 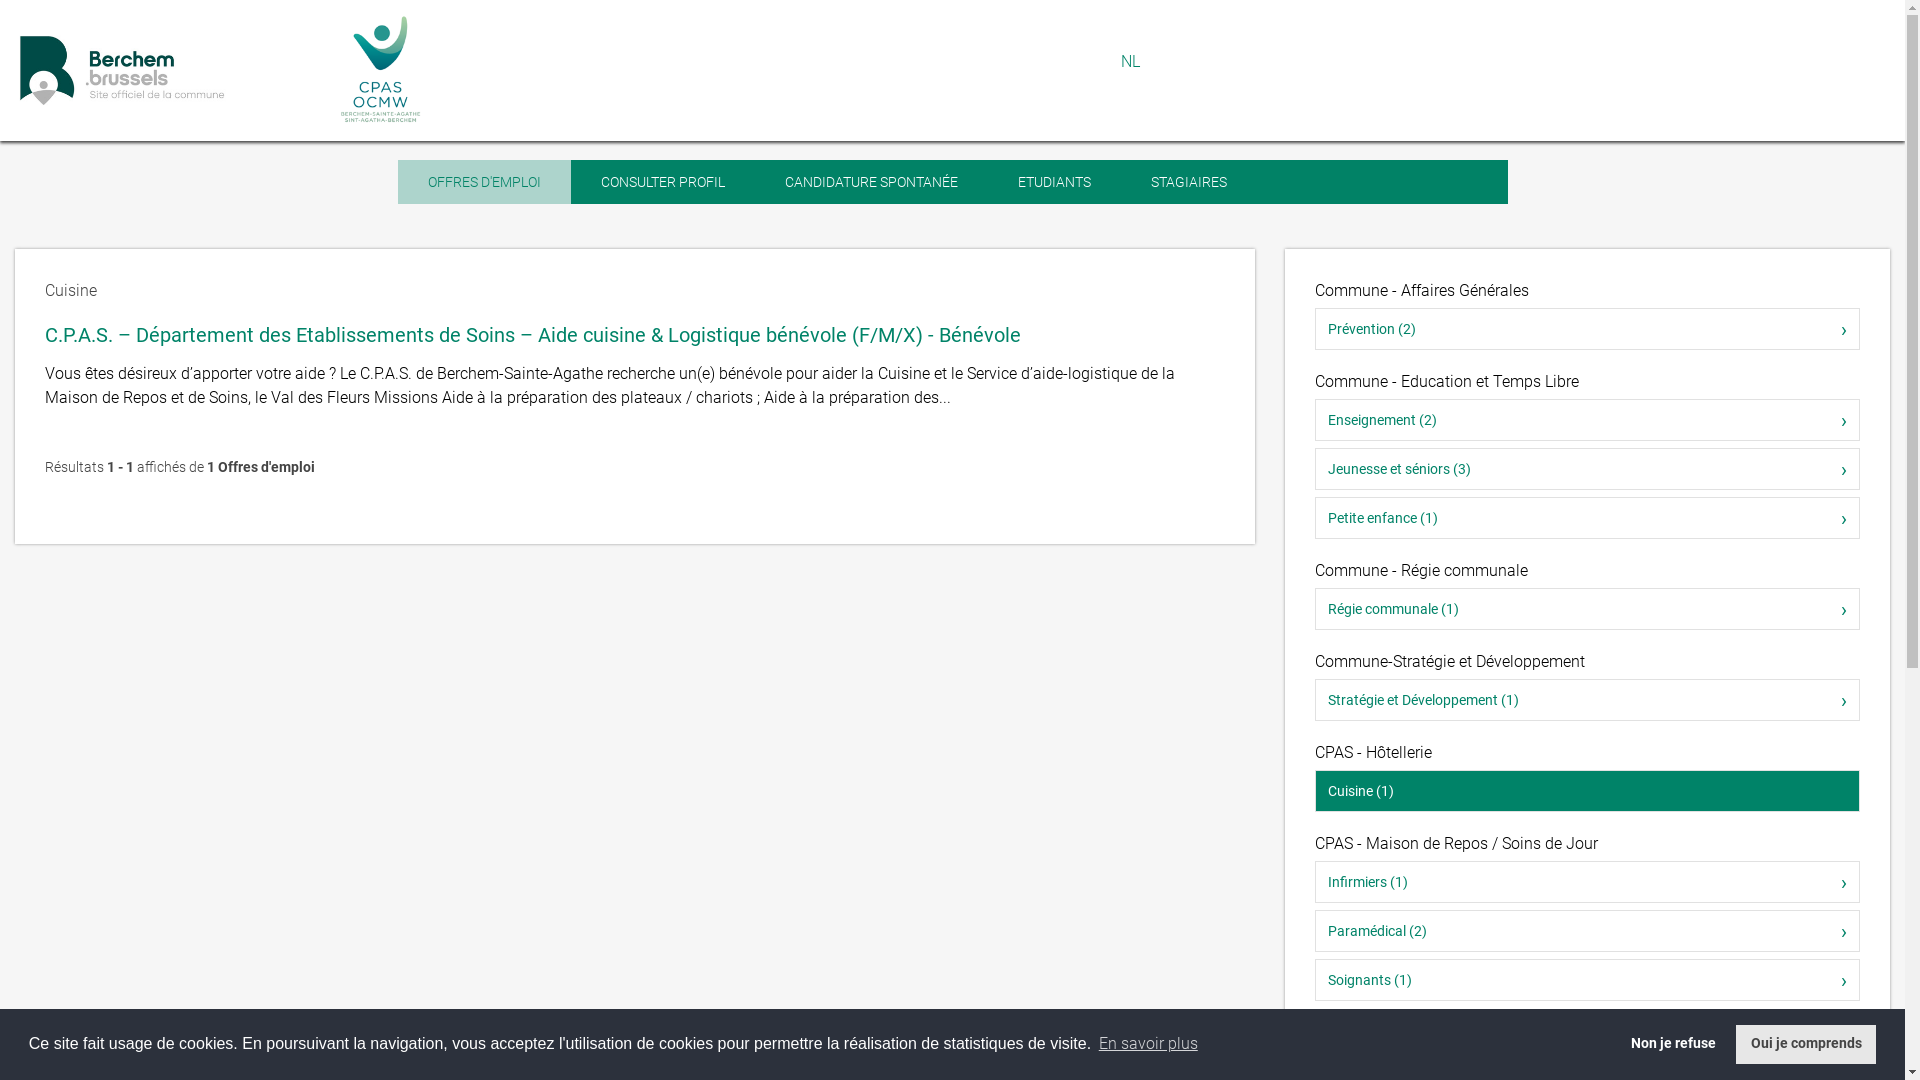 I want to click on 'Retour vers le site du CPAS de Berchem-Sainte-Agathe', so click(x=381, y=68).